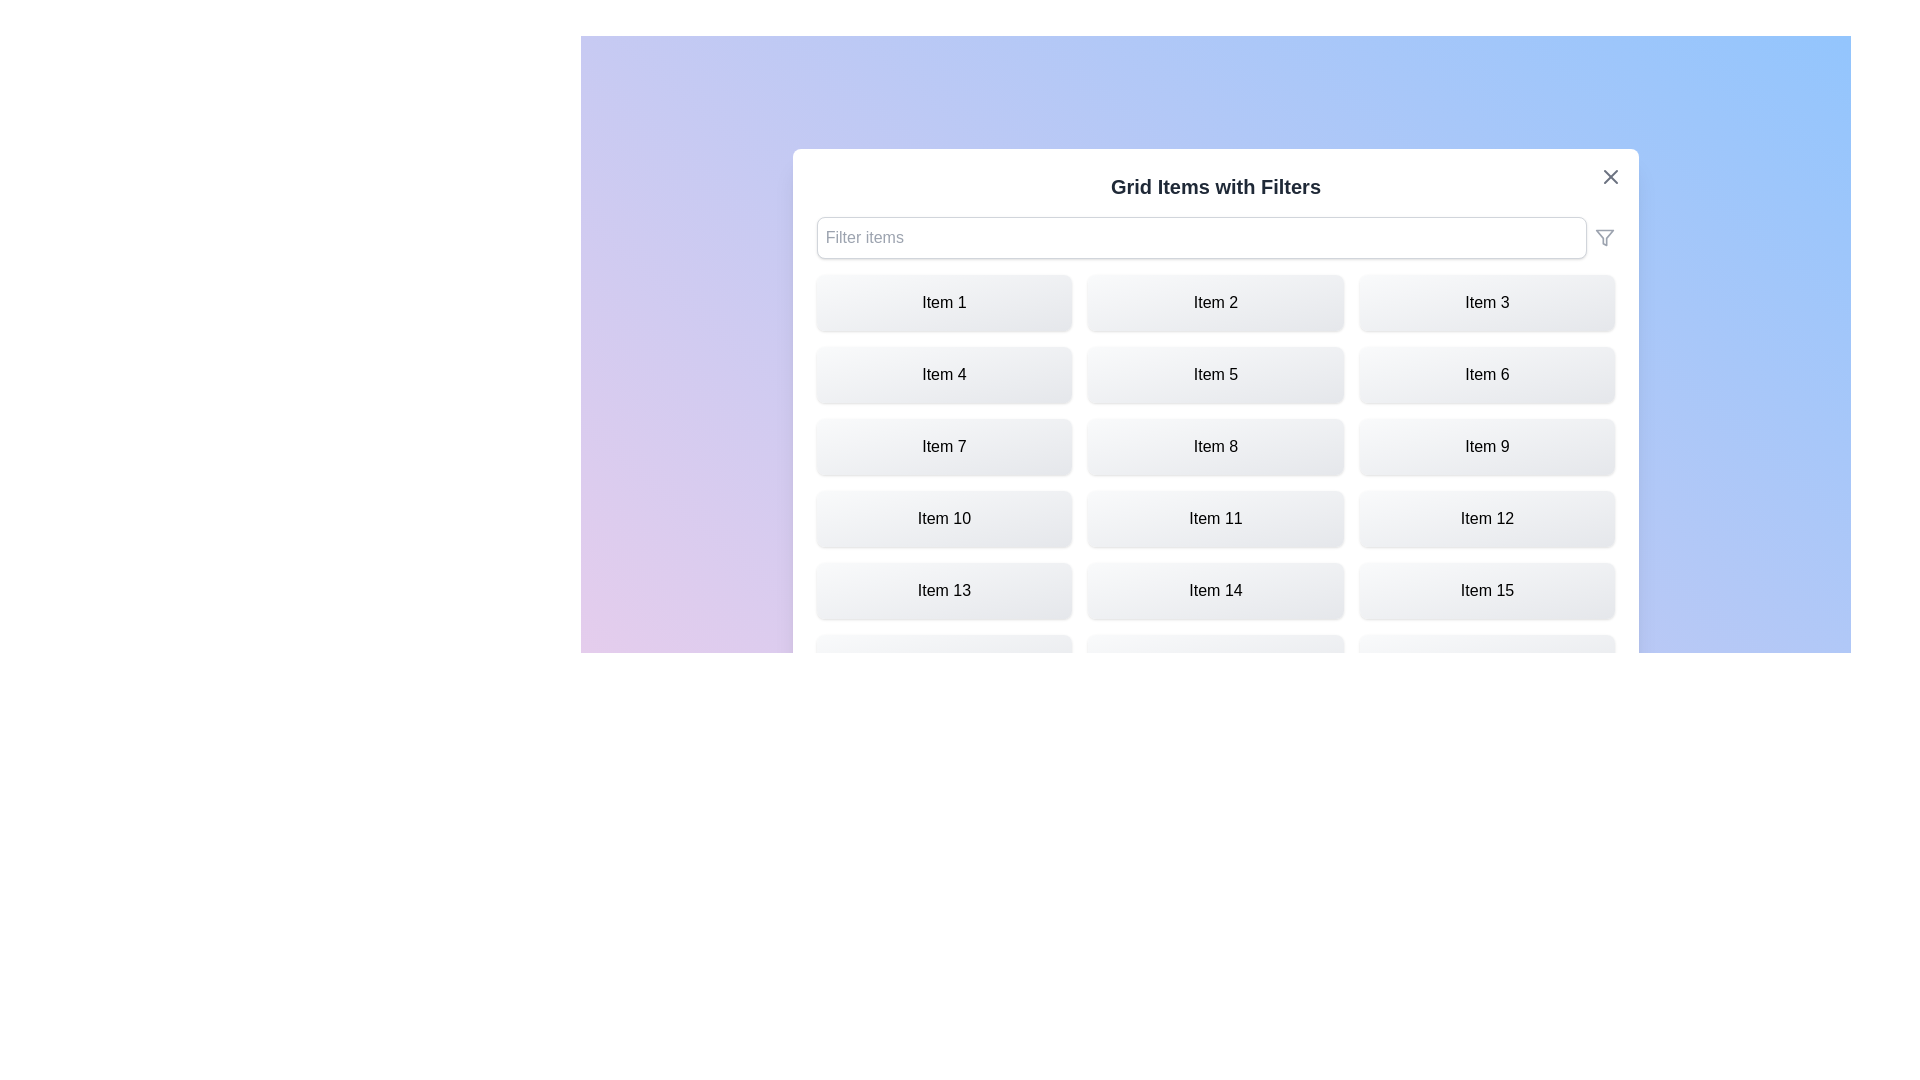  Describe the element at coordinates (1611, 176) in the screenshot. I see `the close button to close the dialog` at that location.